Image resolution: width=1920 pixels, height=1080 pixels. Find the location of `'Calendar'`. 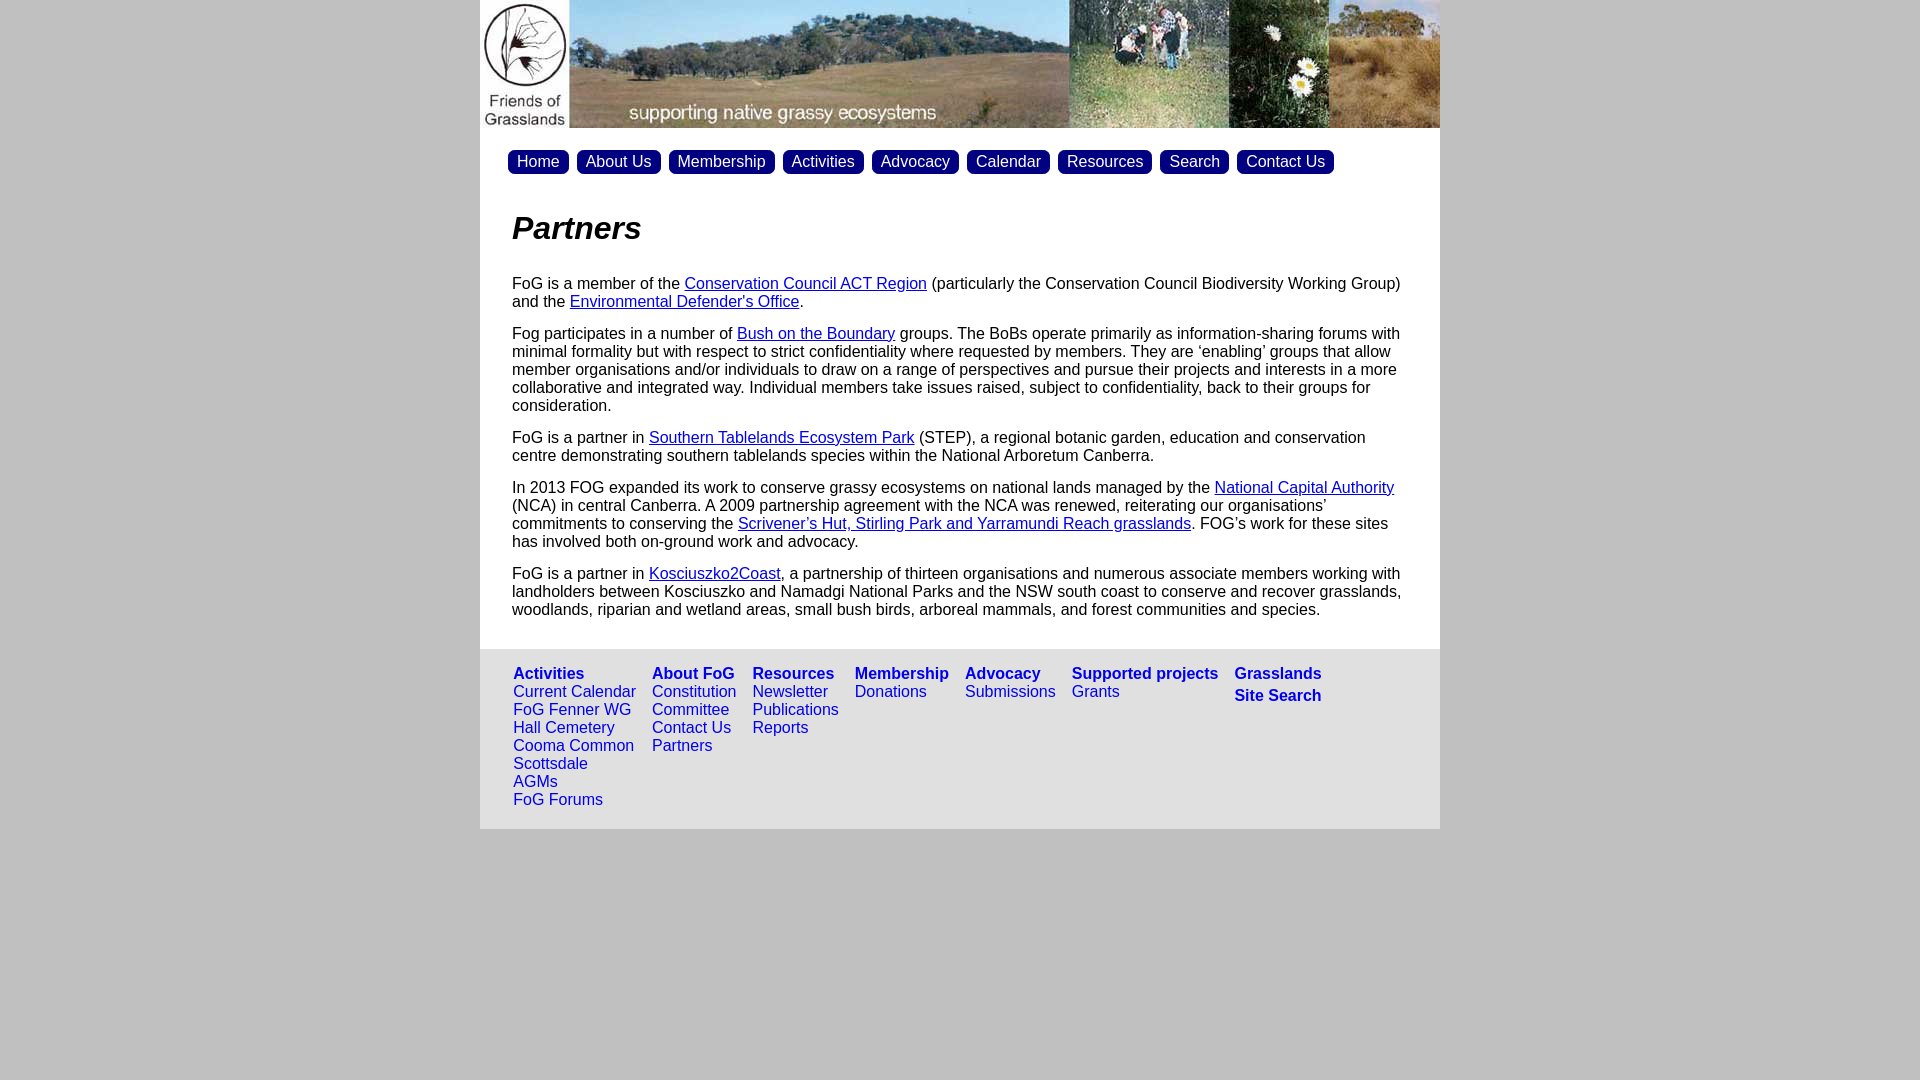

'Calendar' is located at coordinates (1008, 161).